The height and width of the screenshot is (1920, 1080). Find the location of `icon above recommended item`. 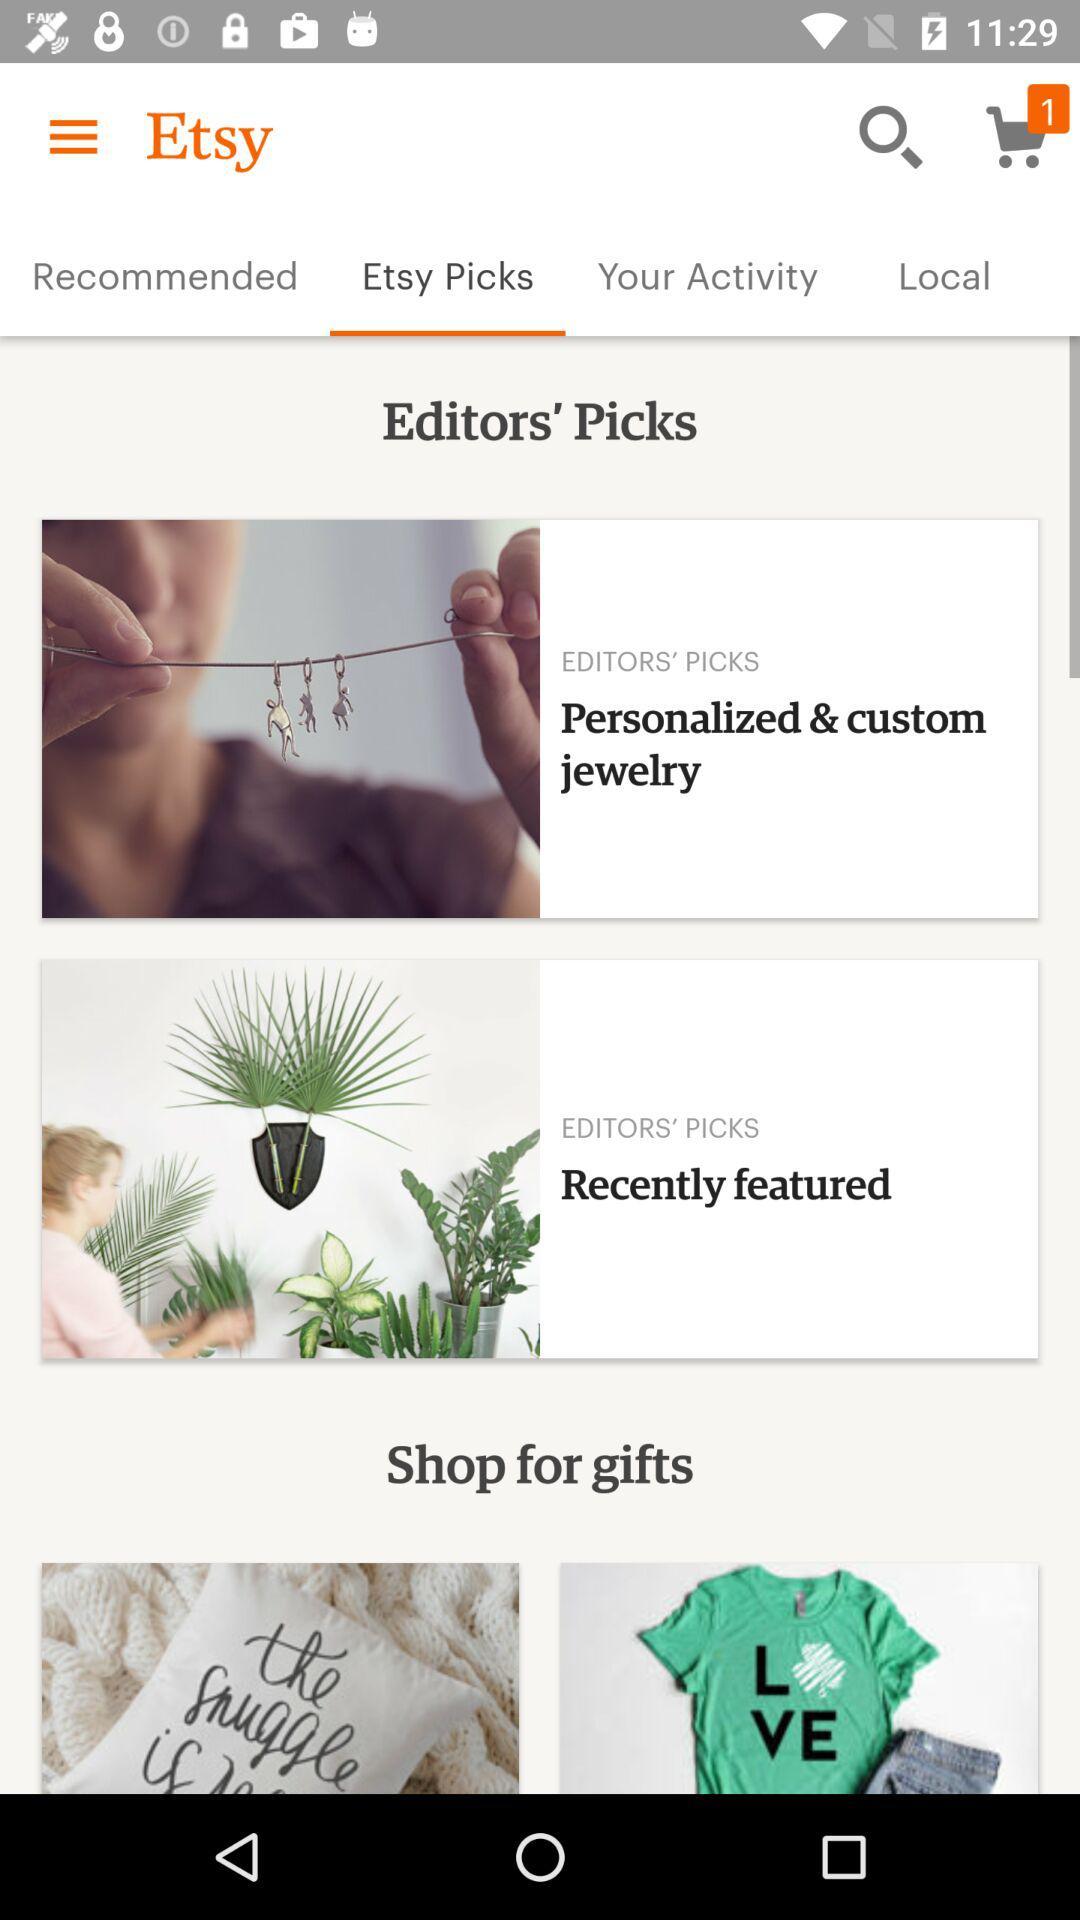

icon above recommended item is located at coordinates (72, 135).